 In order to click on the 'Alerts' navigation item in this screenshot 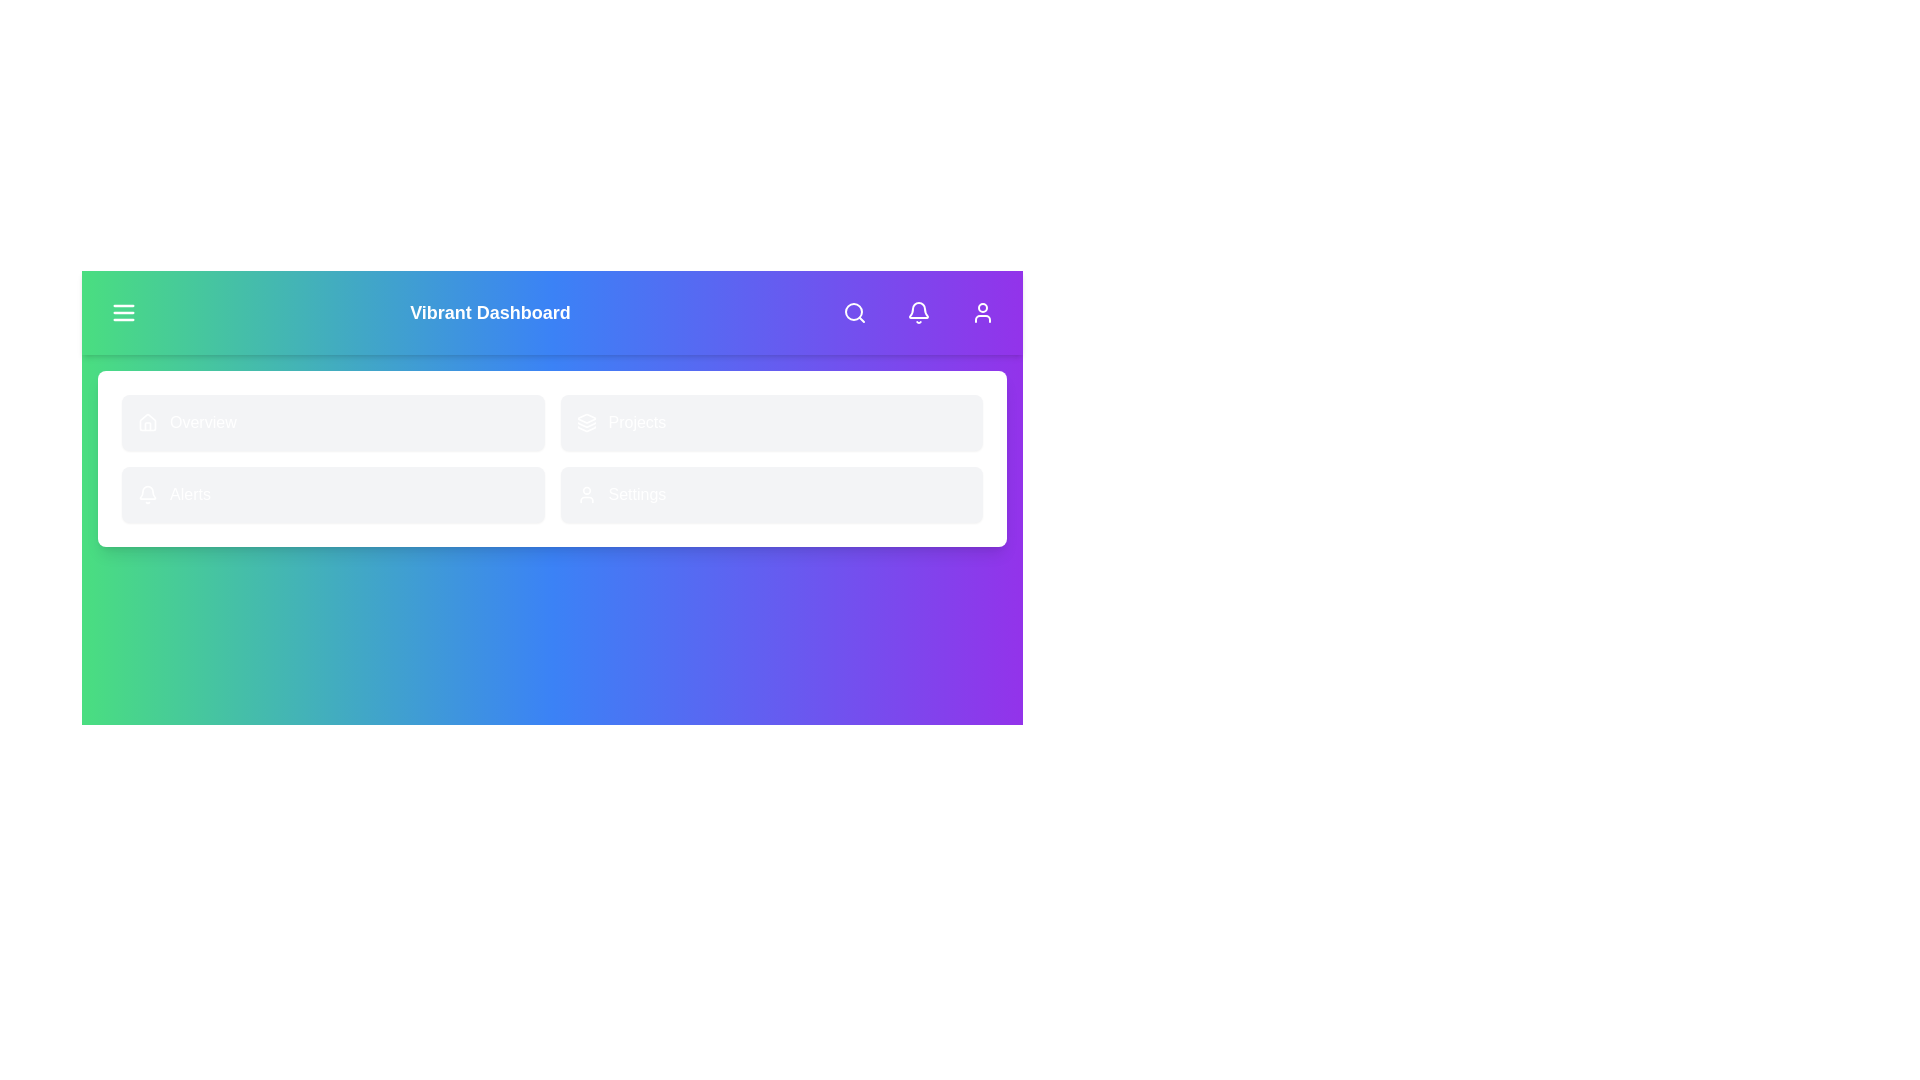, I will do `click(333, 494)`.